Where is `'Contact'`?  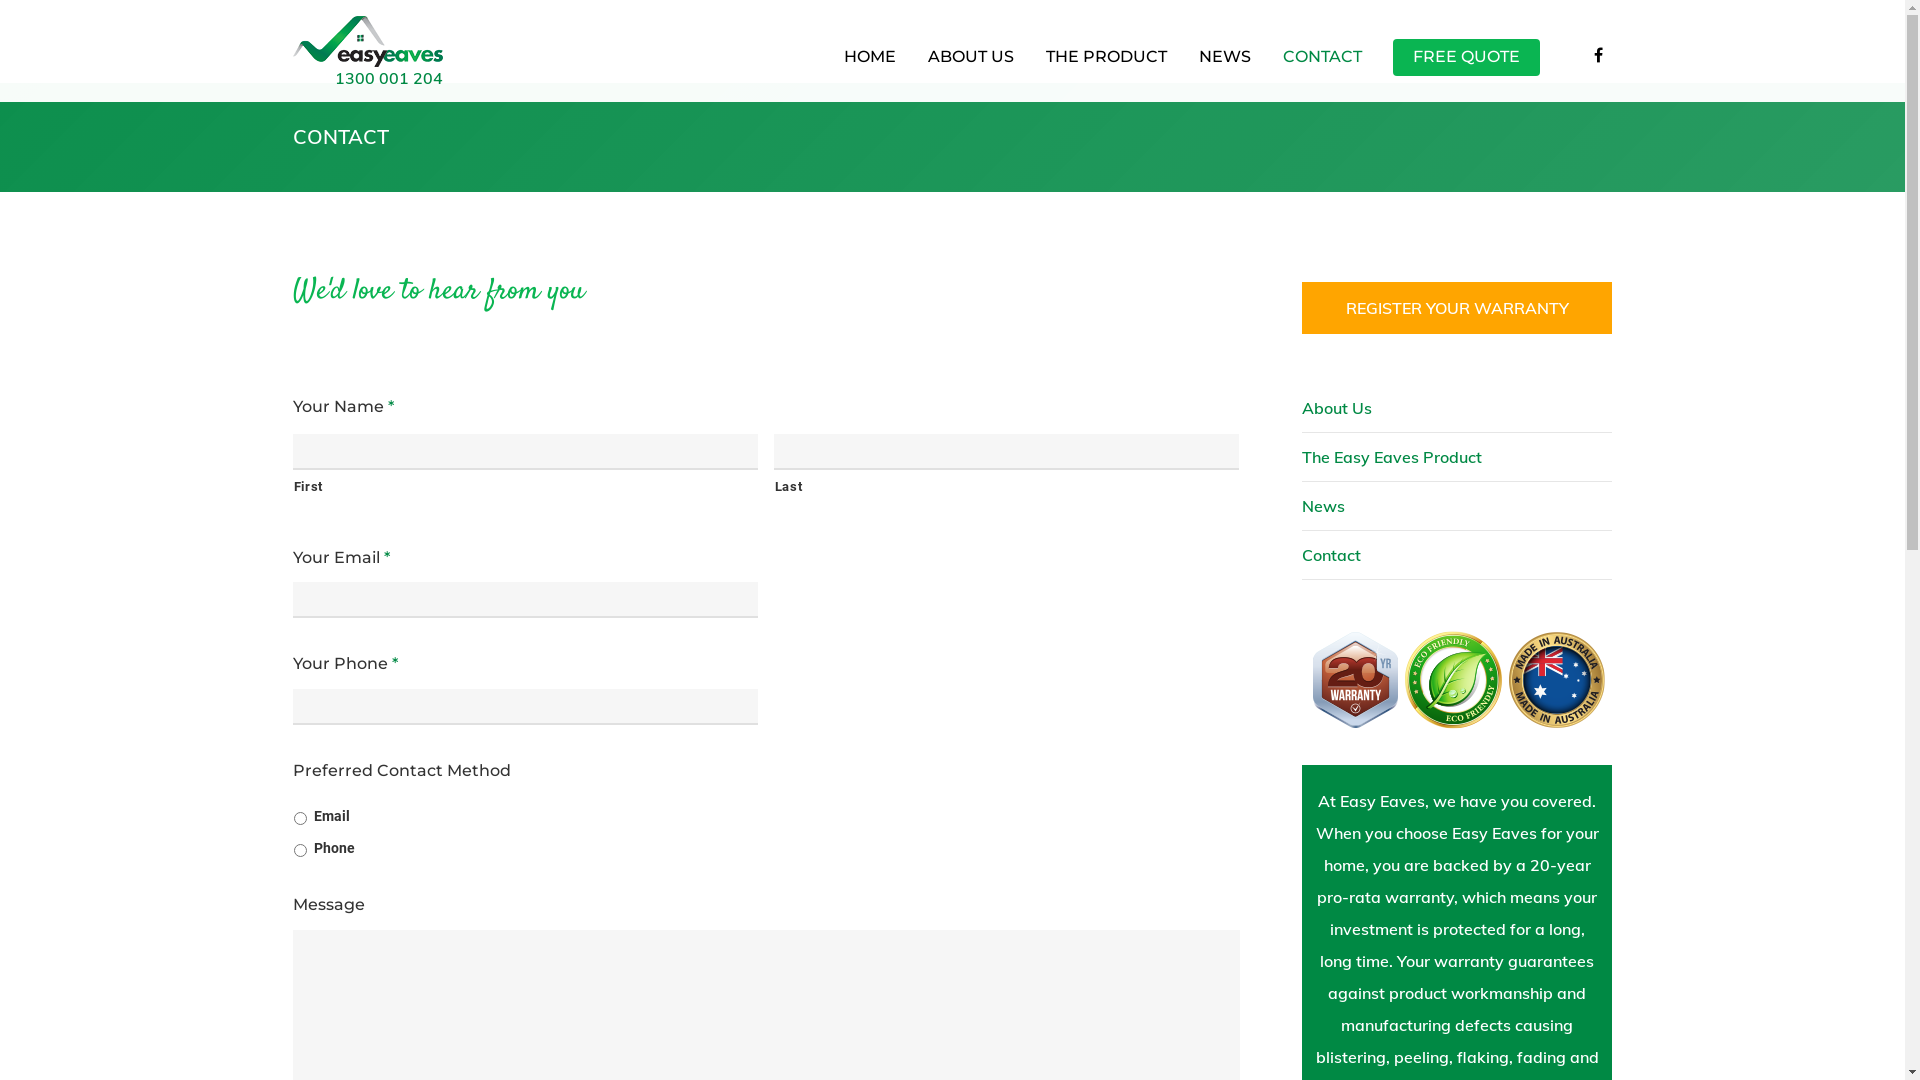
'Contact' is located at coordinates (1301, 555).